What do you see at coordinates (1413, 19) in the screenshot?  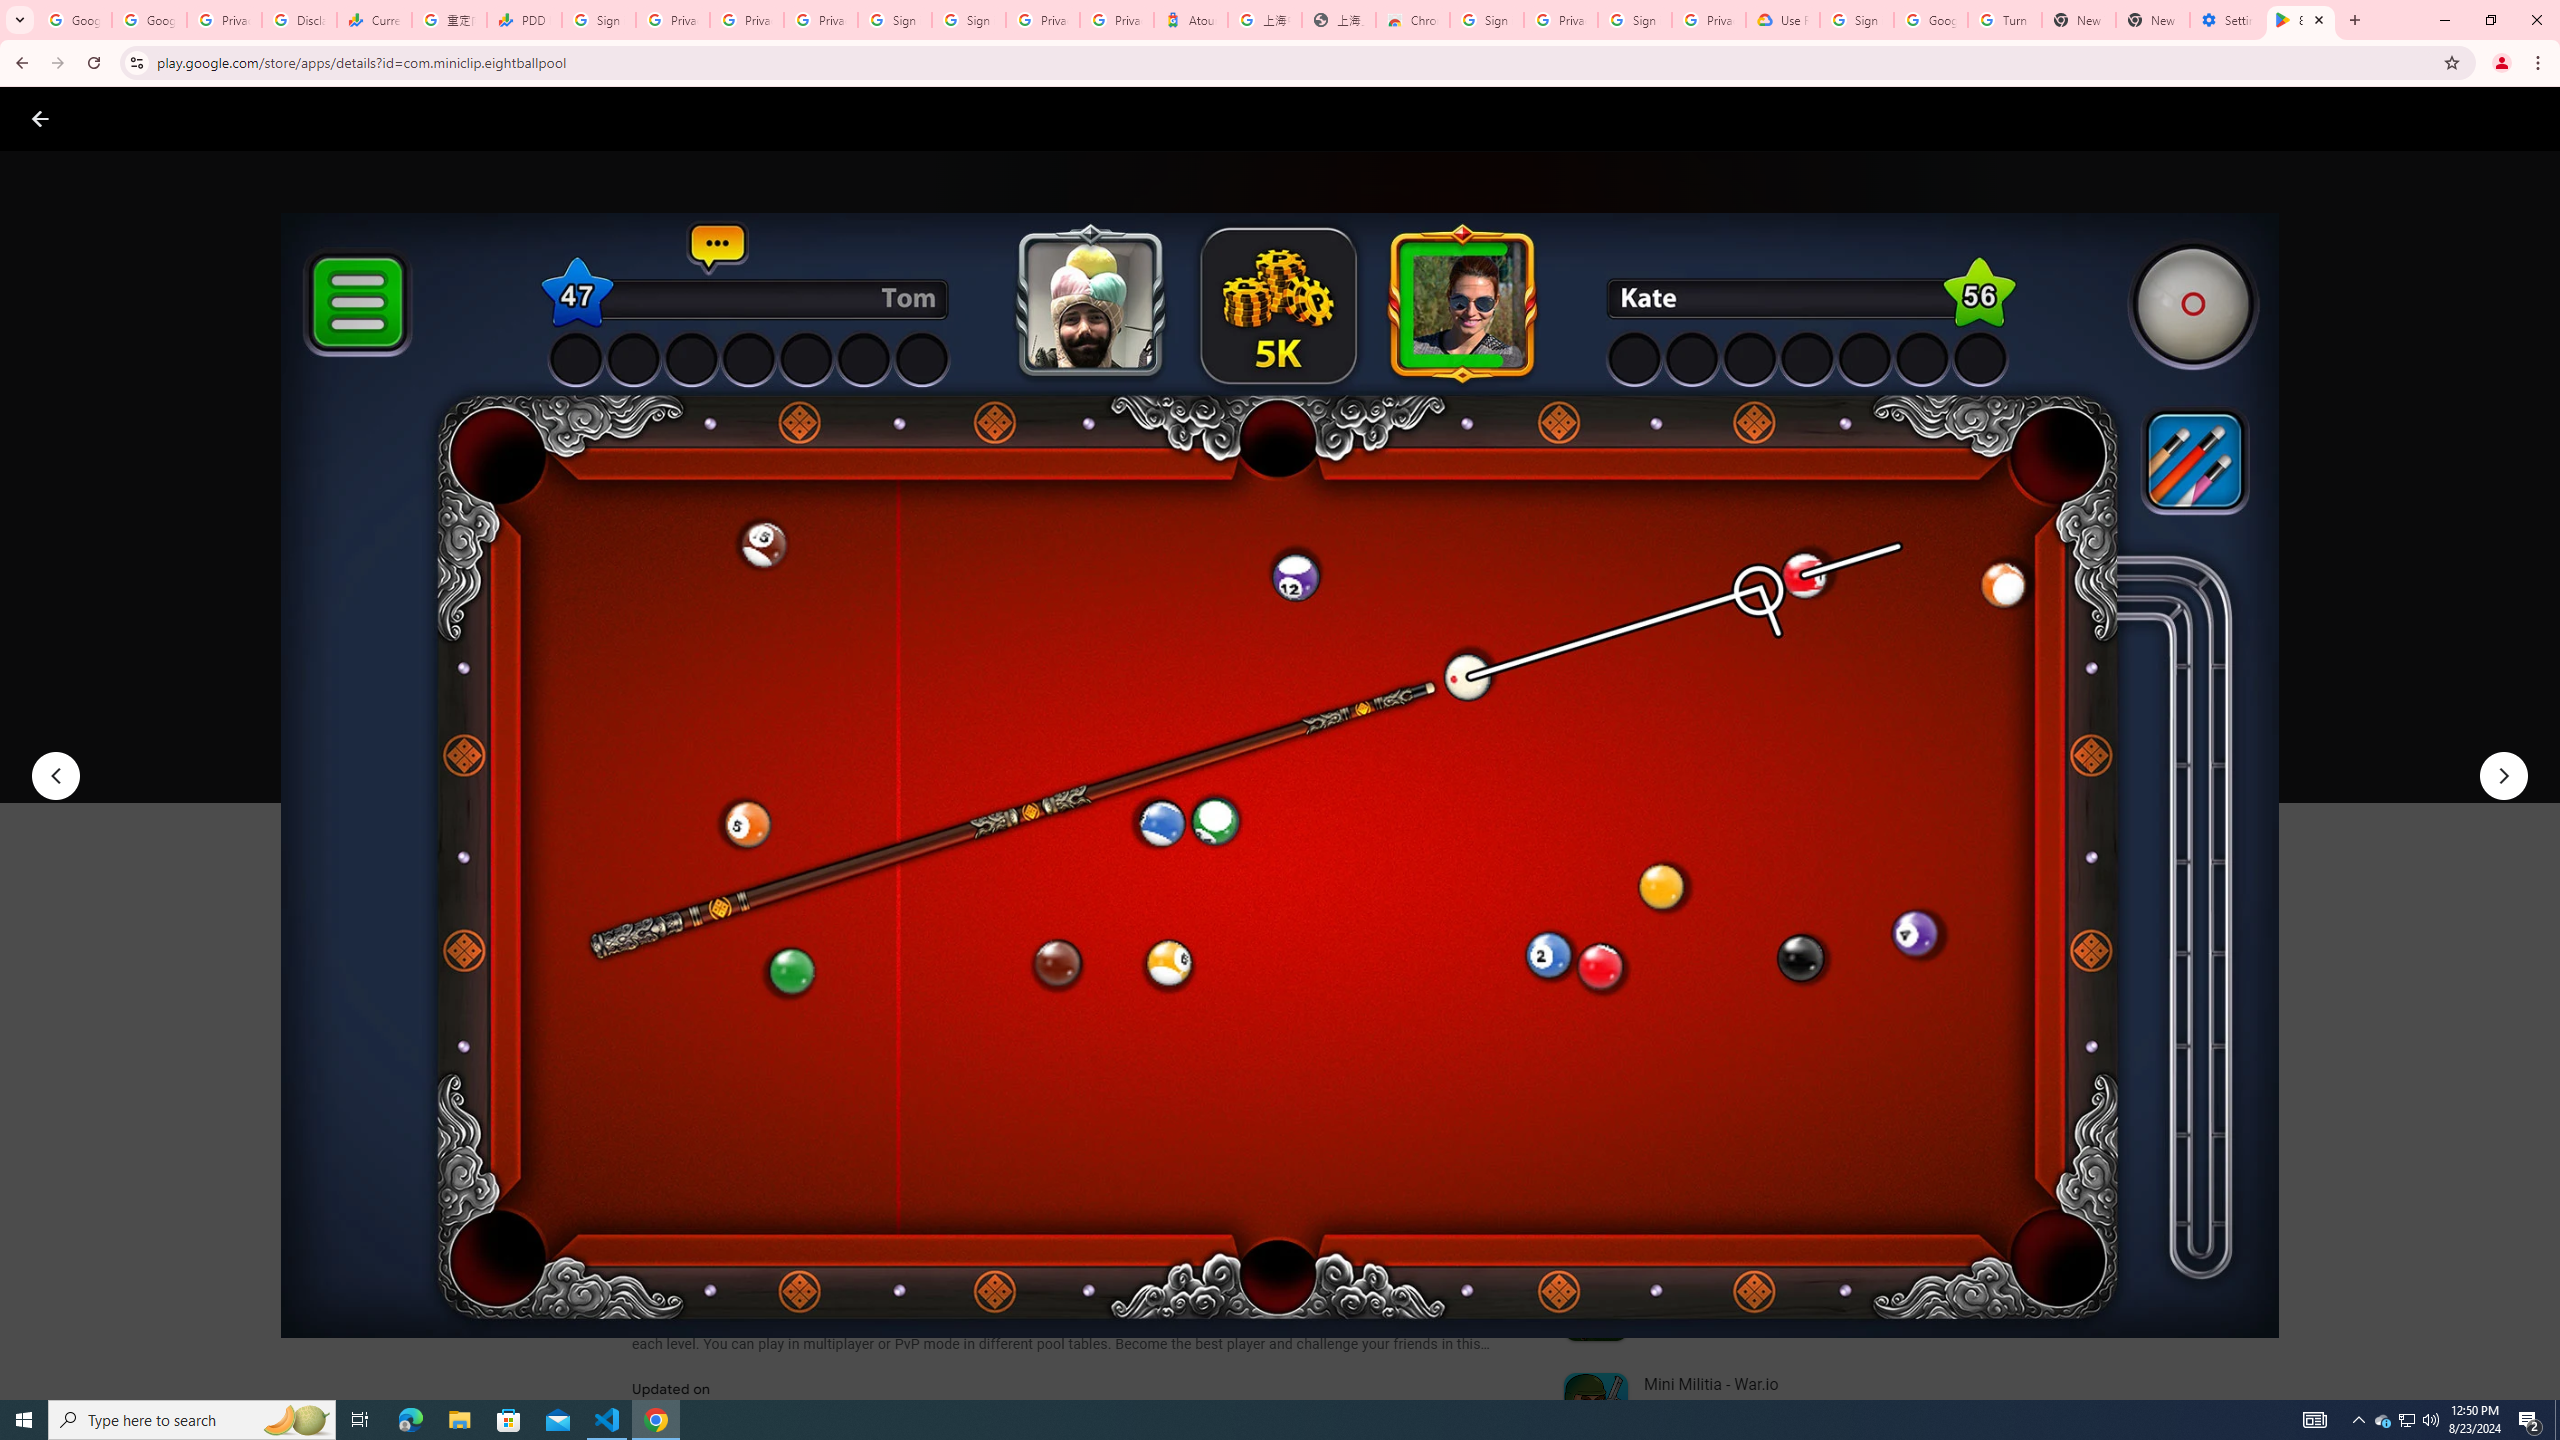 I see `'Chrome Web Store - Color themes by Chrome'` at bounding box center [1413, 19].